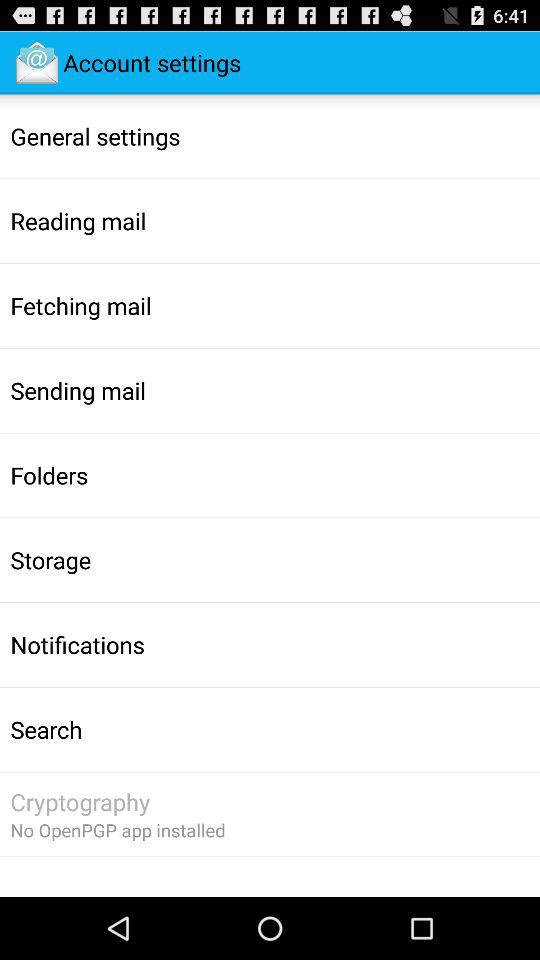  I want to click on item above the search app, so click(76, 643).